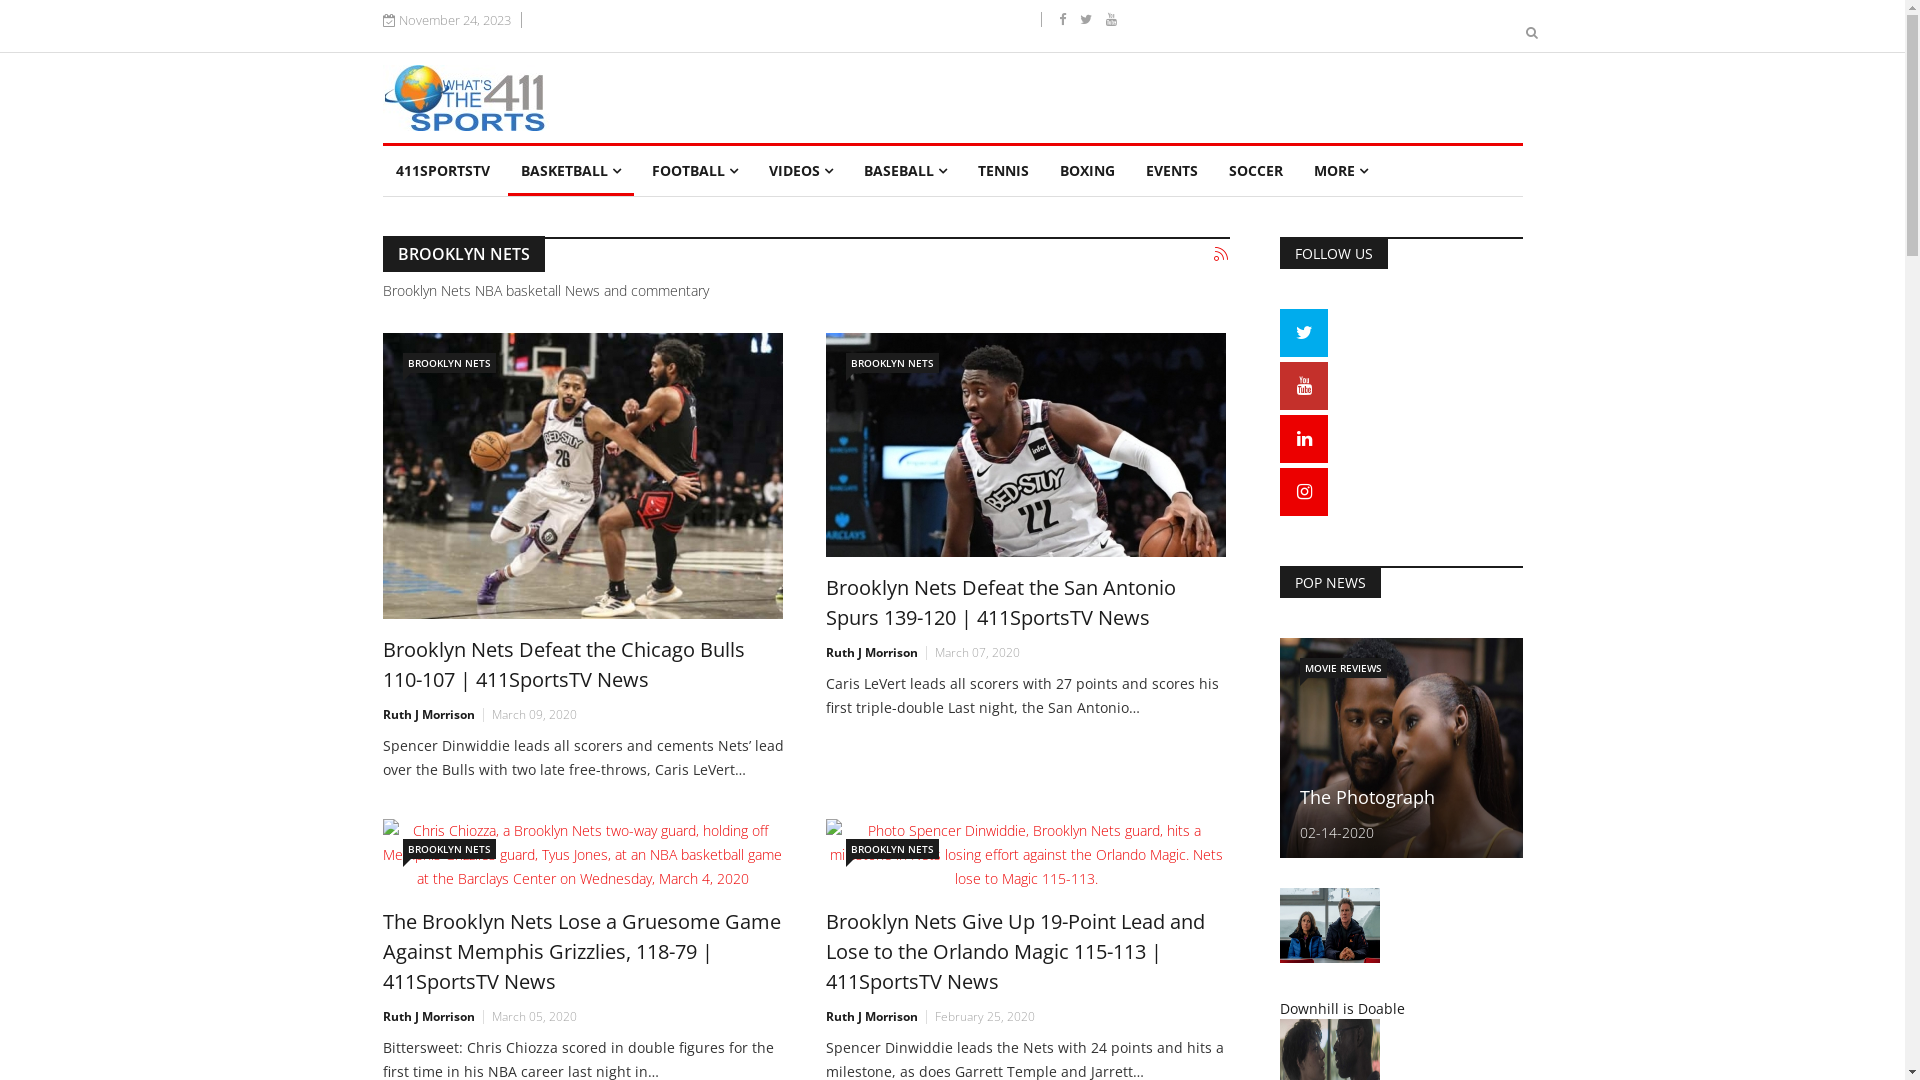 The width and height of the screenshot is (1920, 1080). What do you see at coordinates (1171, 169) in the screenshot?
I see `'EVENTS'` at bounding box center [1171, 169].